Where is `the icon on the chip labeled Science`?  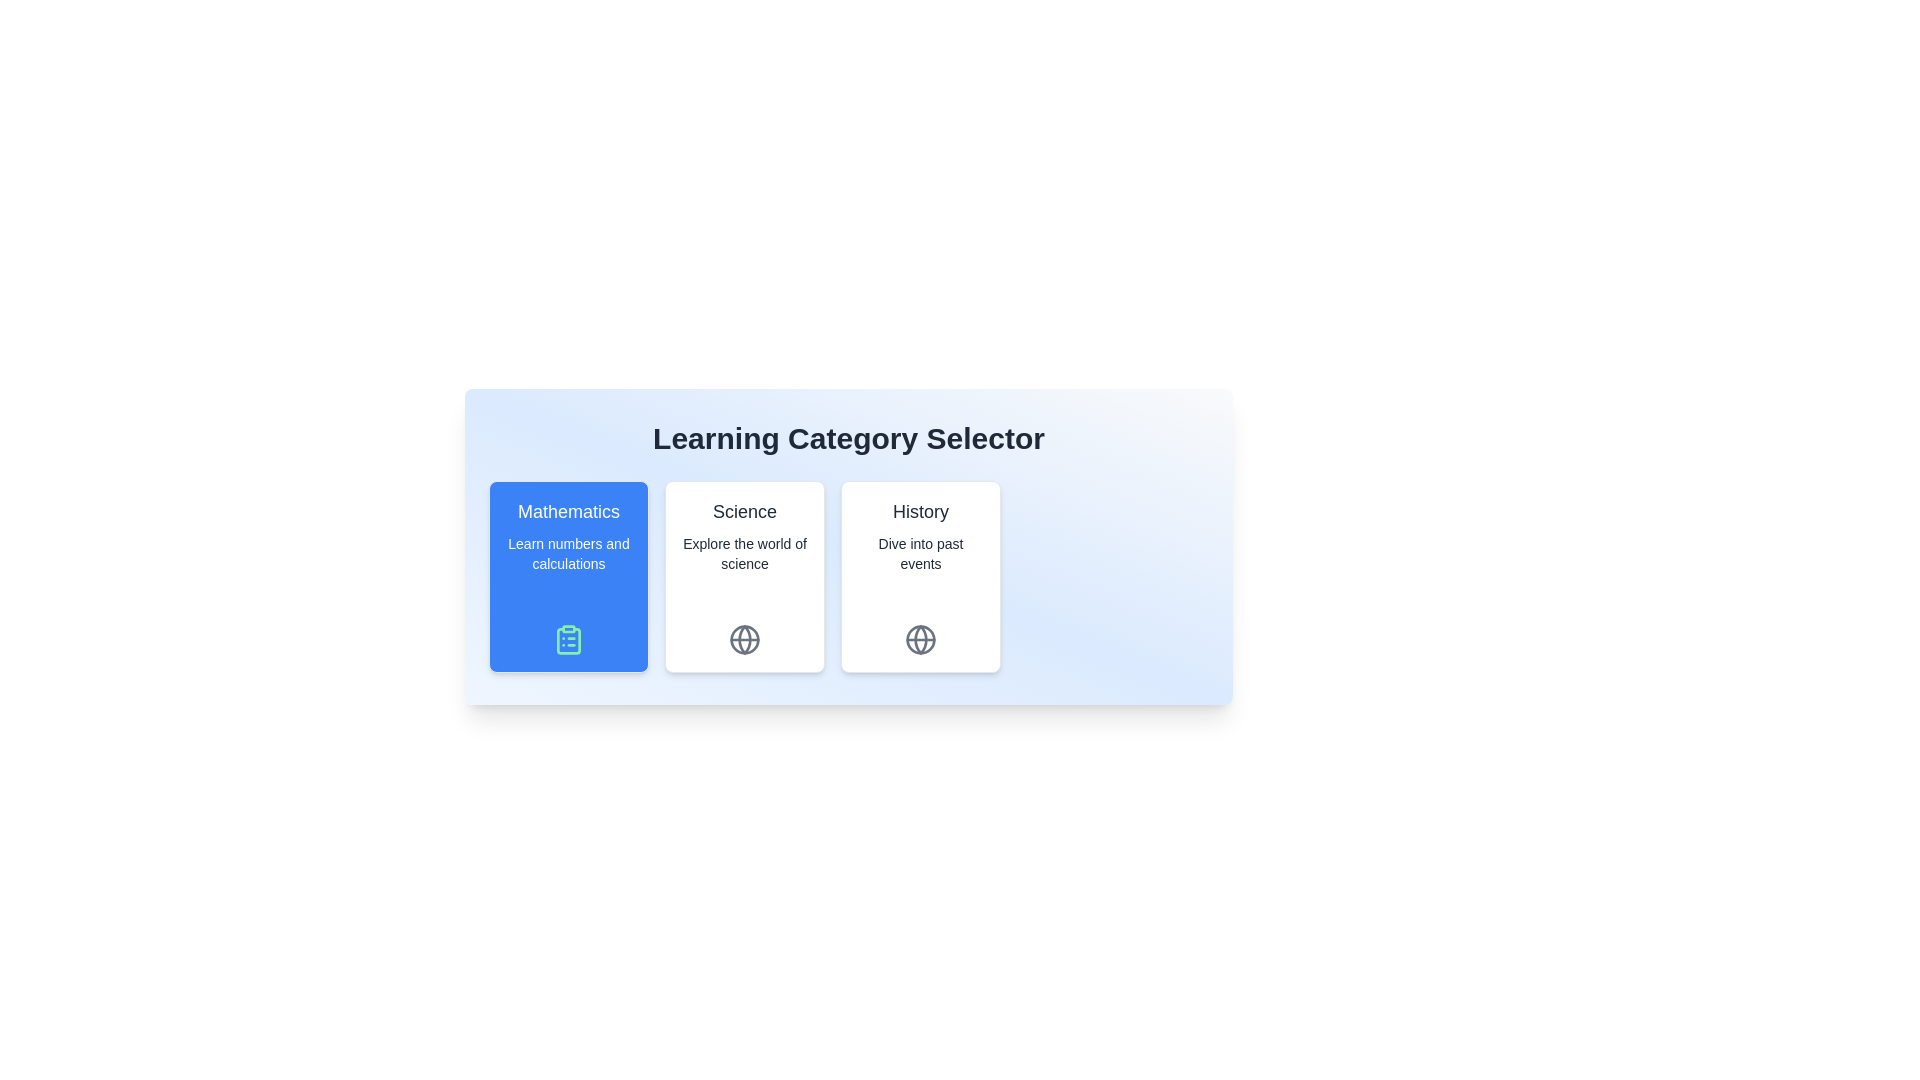
the icon on the chip labeled Science is located at coordinates (743, 640).